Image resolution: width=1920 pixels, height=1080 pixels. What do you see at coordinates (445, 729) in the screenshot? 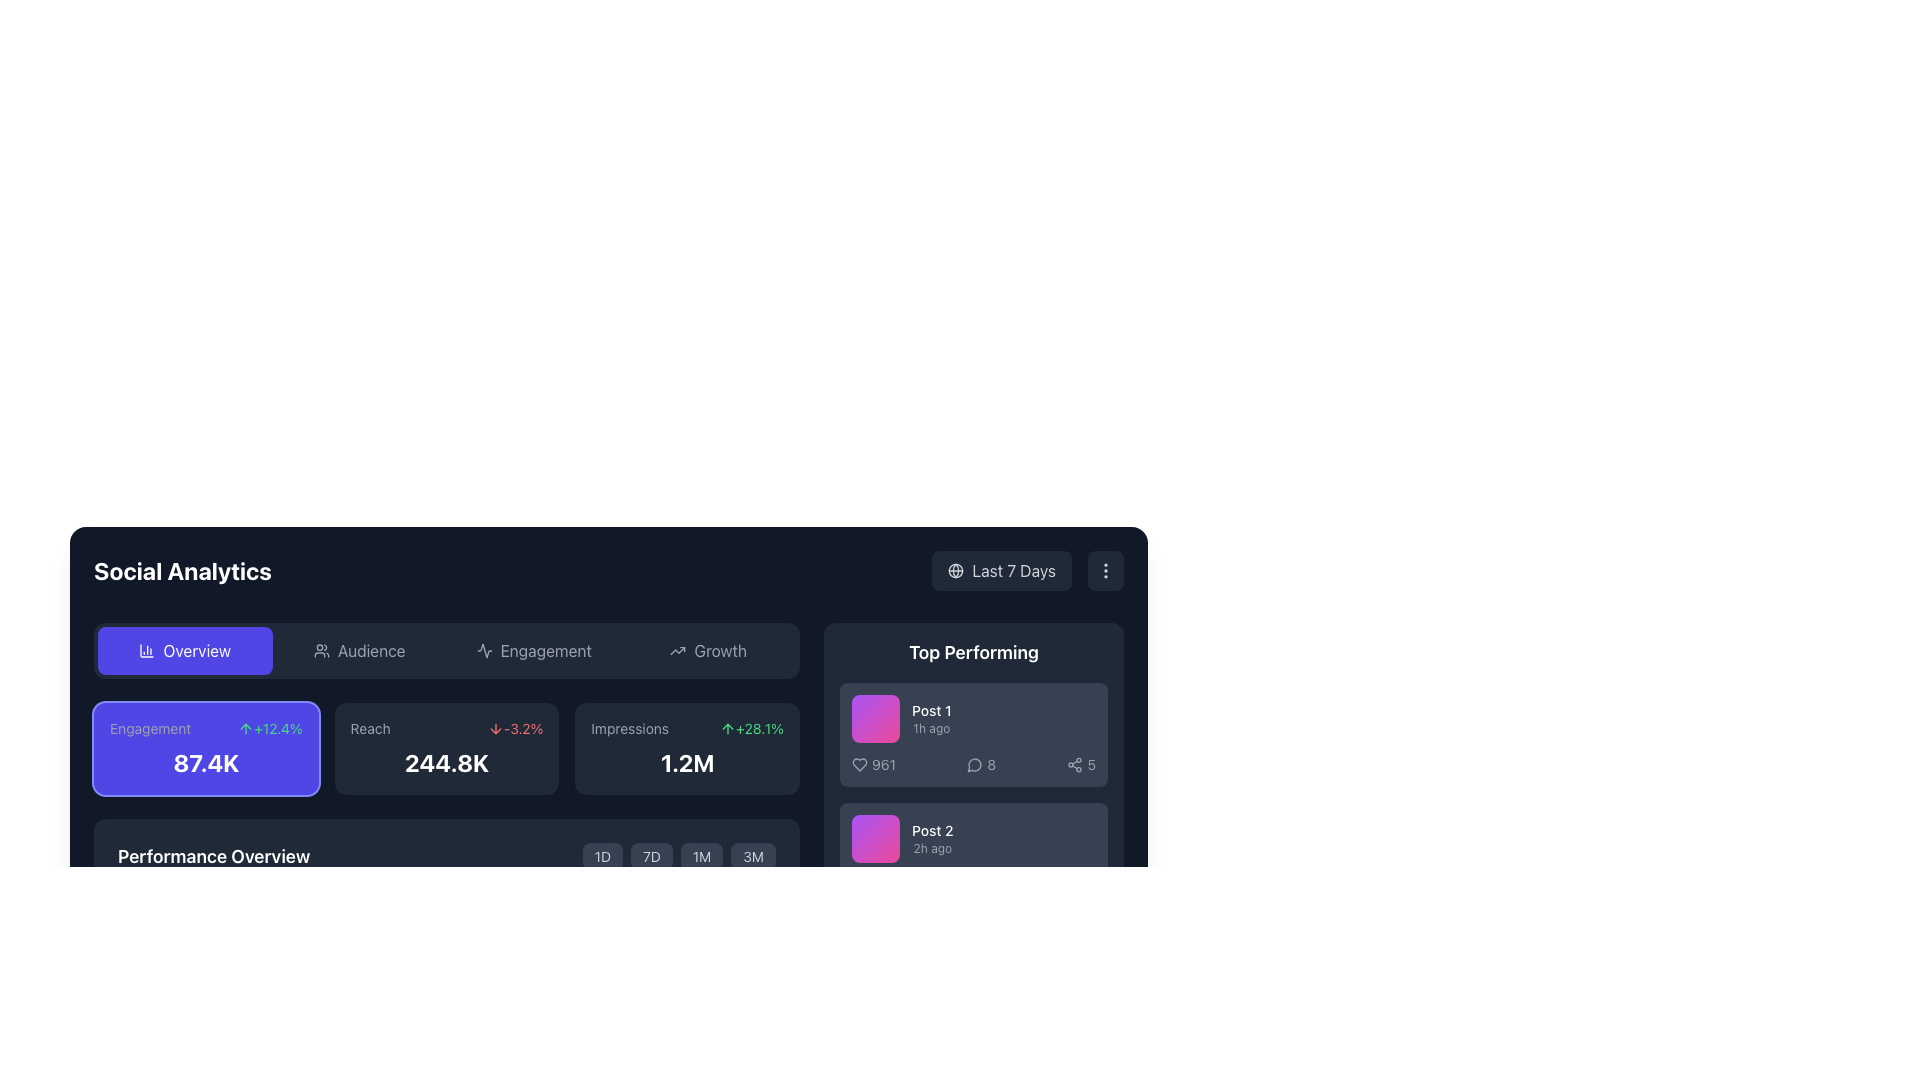
I see `the Label-Value Group with Icon displaying the label 'Reach' and the percentage value '-3.2%', which is styled with gray and red text respectively, located in a dark-themed card above the number '244.8K'` at bounding box center [445, 729].